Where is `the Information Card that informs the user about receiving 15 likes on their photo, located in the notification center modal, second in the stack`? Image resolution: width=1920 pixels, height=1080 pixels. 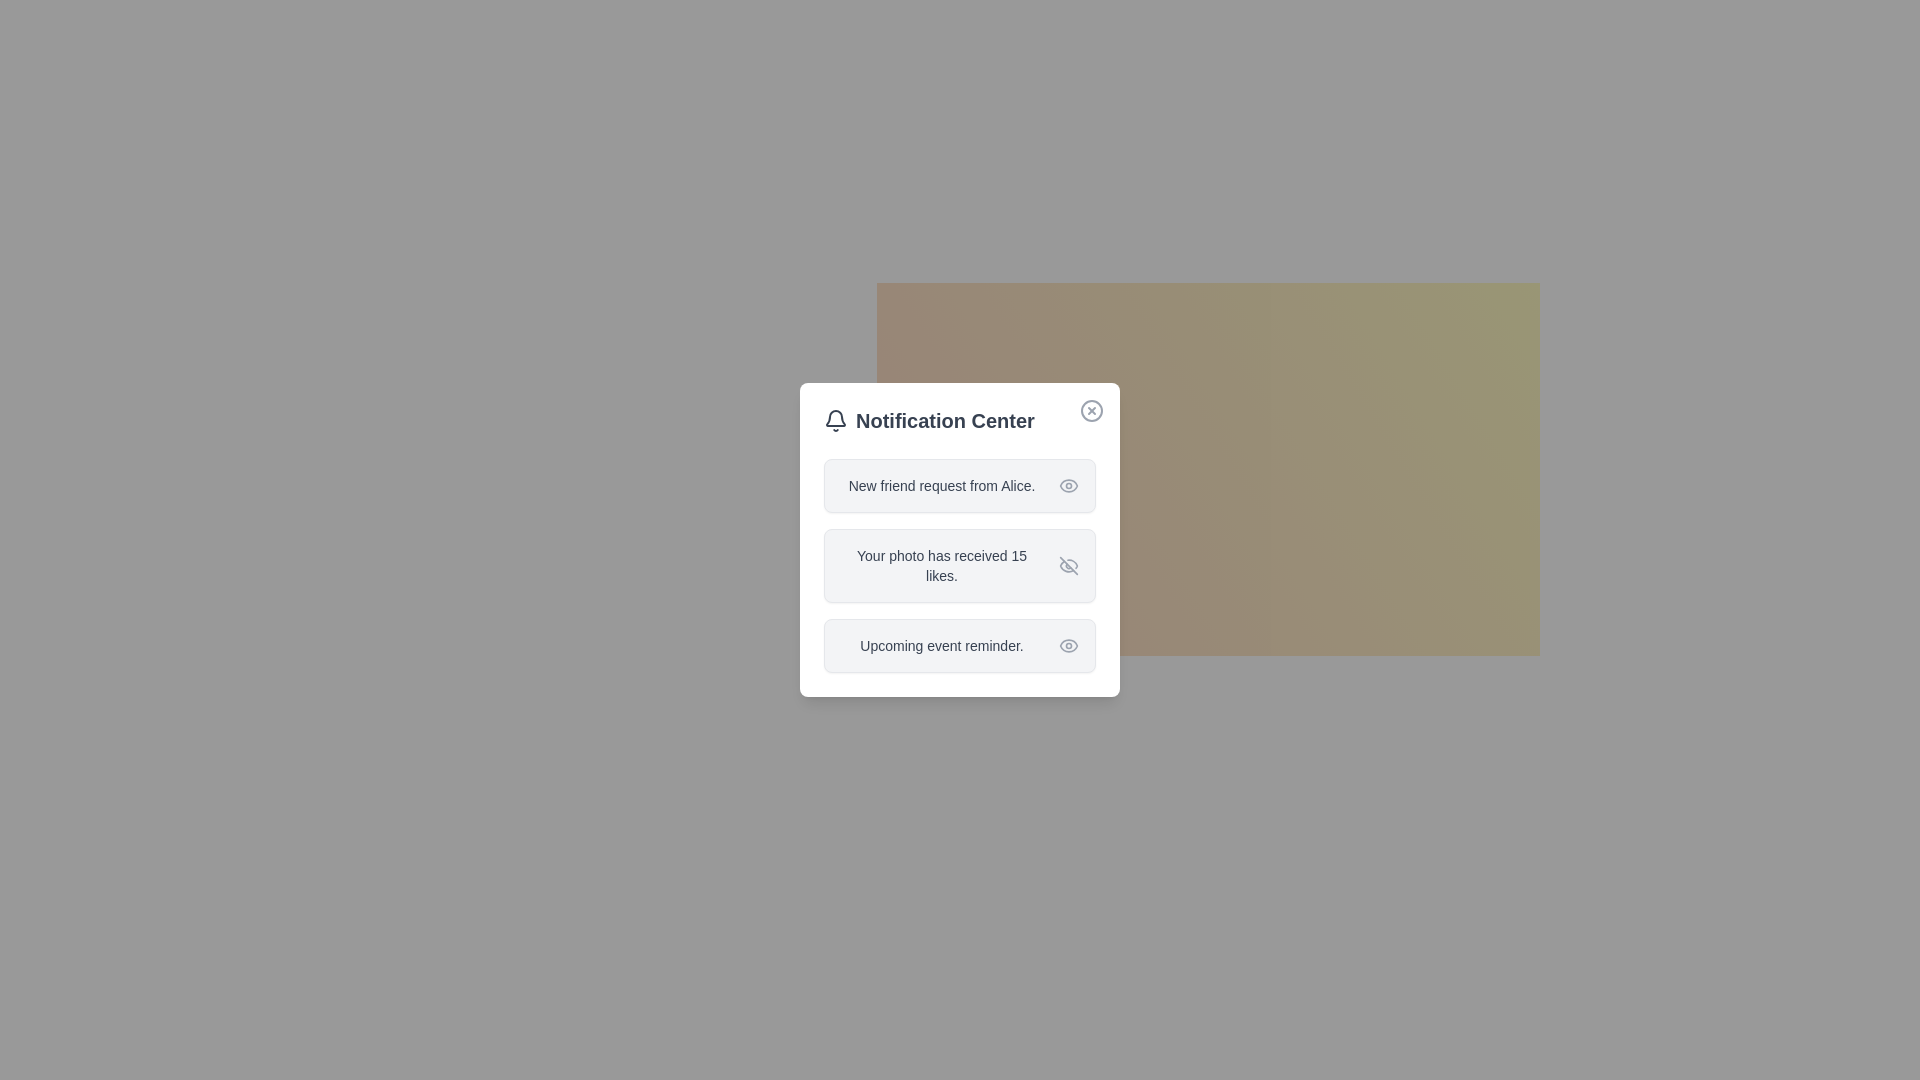 the Information Card that informs the user about receiving 15 likes on their photo, located in the notification center modal, second in the stack is located at coordinates (960, 540).